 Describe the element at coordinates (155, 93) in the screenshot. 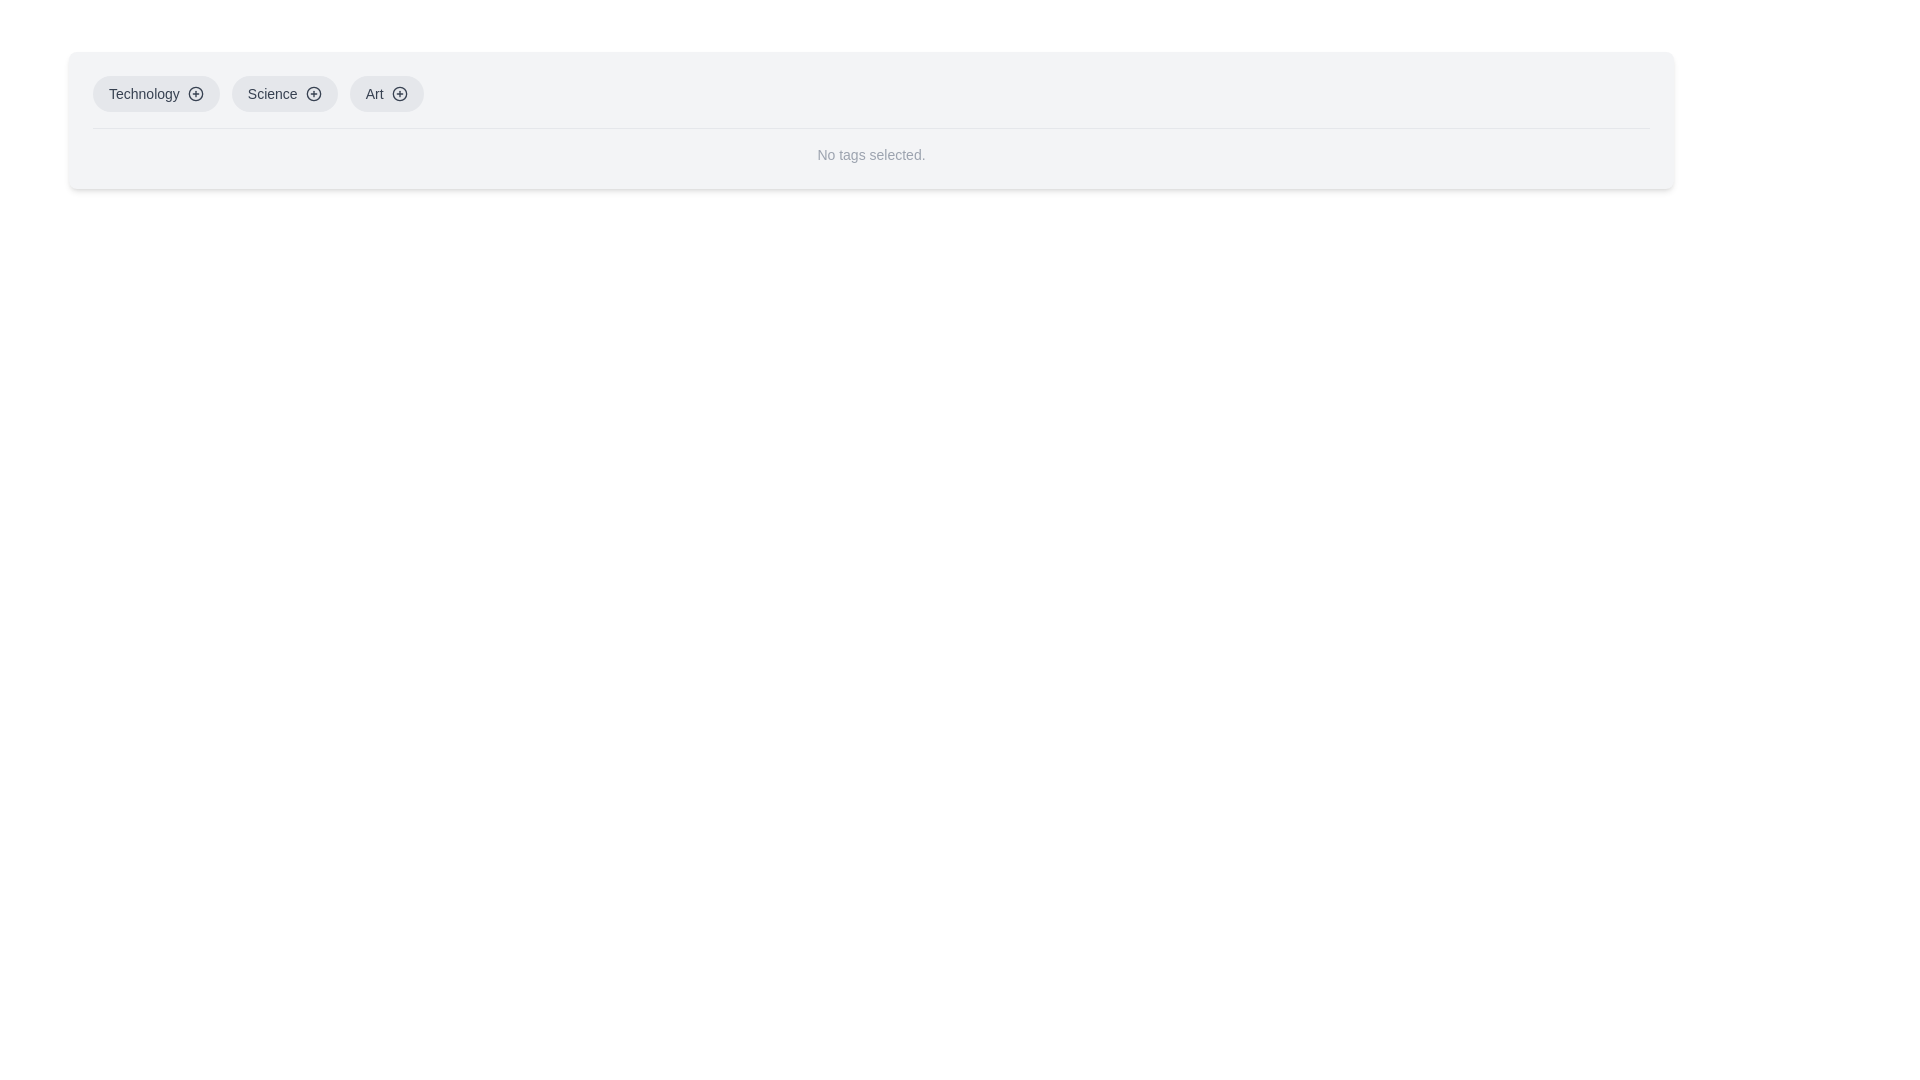

I see `the 'Technology' button, which is a rounded rectangular button with a gray background and the text 'Technology' aligned to the left` at that location.